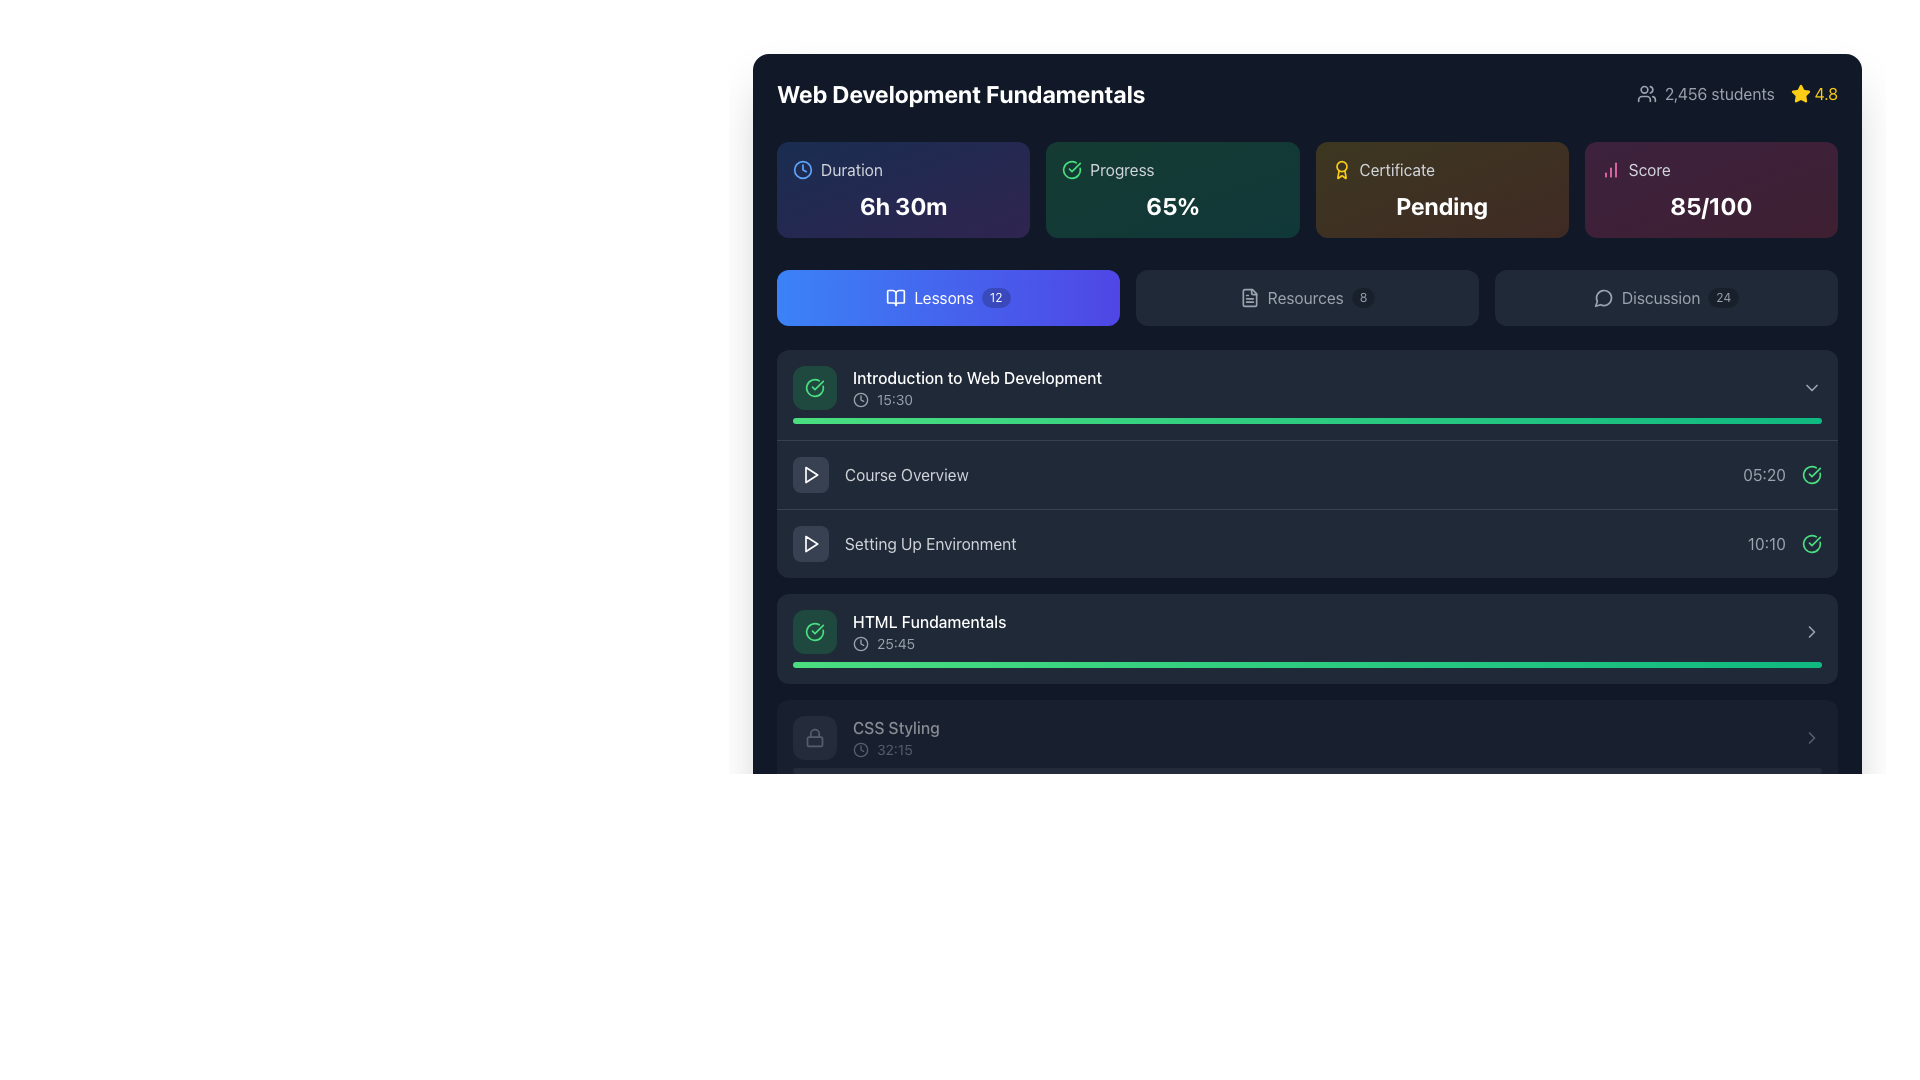  Describe the element at coordinates (860, 644) in the screenshot. I see `the clock icon representing the duration of the lesson titled 'HTML Fundamentals', which is located beside the text '25:45' in the fourth row of the lesson list` at that location.